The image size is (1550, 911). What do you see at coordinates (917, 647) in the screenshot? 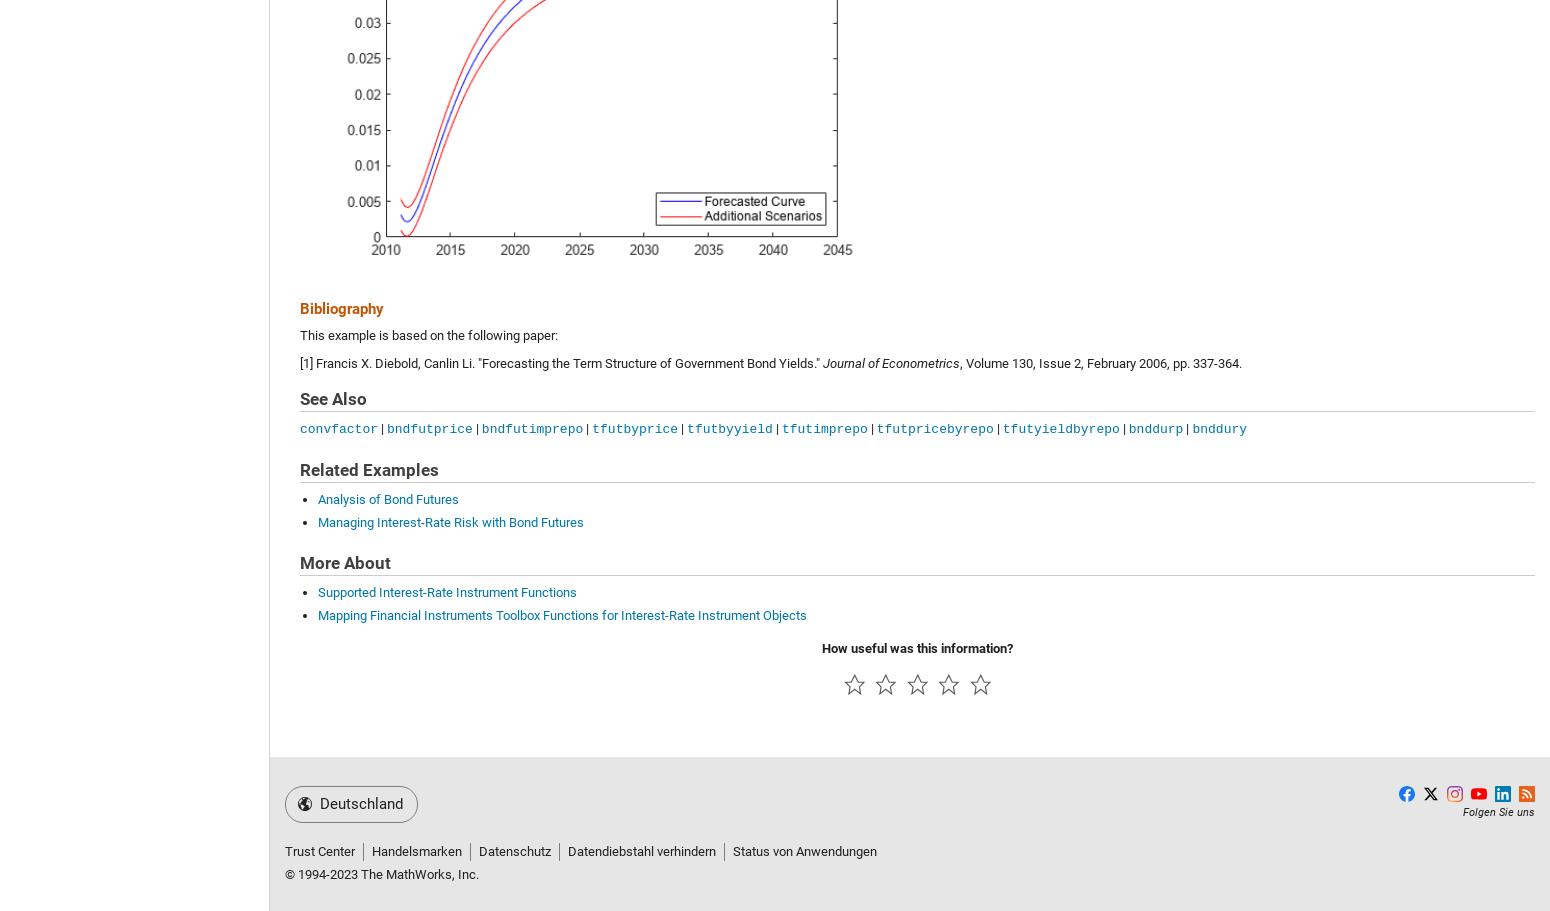
I see `'How useful was this information?'` at bounding box center [917, 647].